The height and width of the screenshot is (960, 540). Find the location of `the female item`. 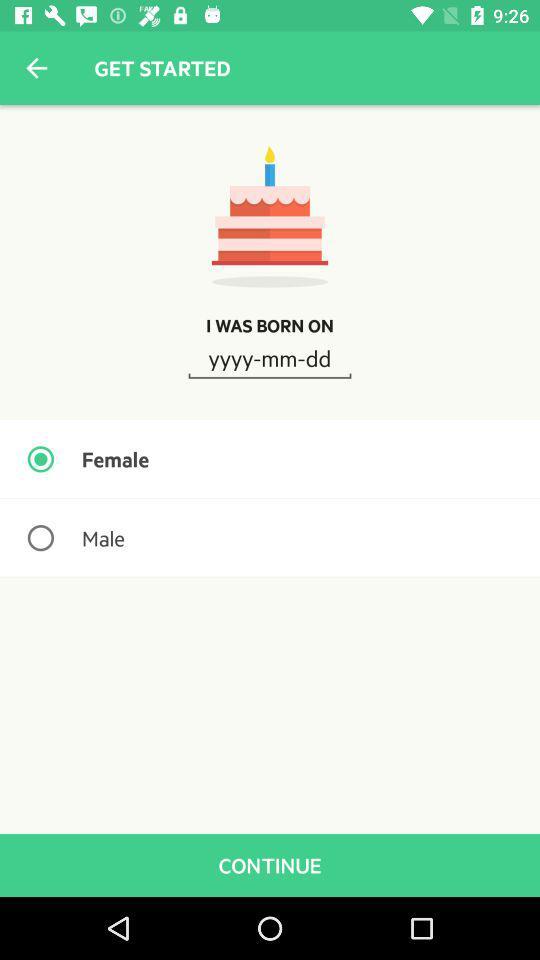

the female item is located at coordinates (270, 459).